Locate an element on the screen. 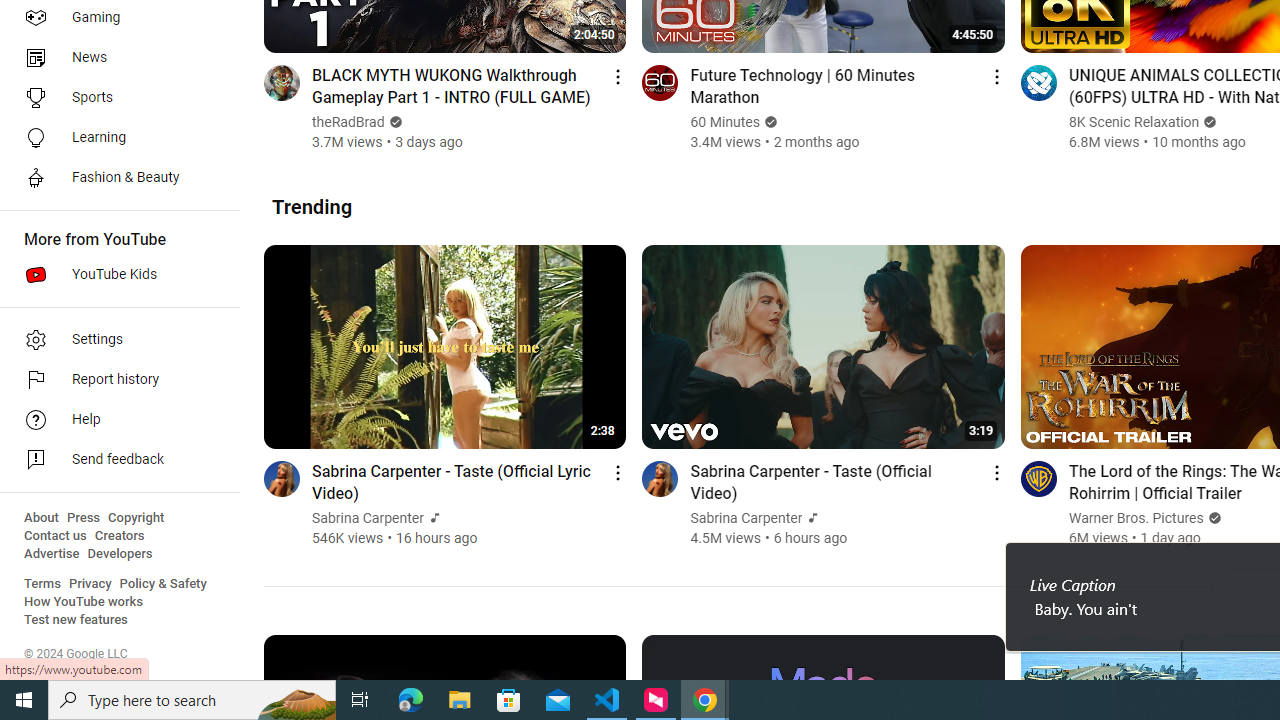 The height and width of the screenshot is (720, 1280). 'Help' is located at coordinates (112, 419).